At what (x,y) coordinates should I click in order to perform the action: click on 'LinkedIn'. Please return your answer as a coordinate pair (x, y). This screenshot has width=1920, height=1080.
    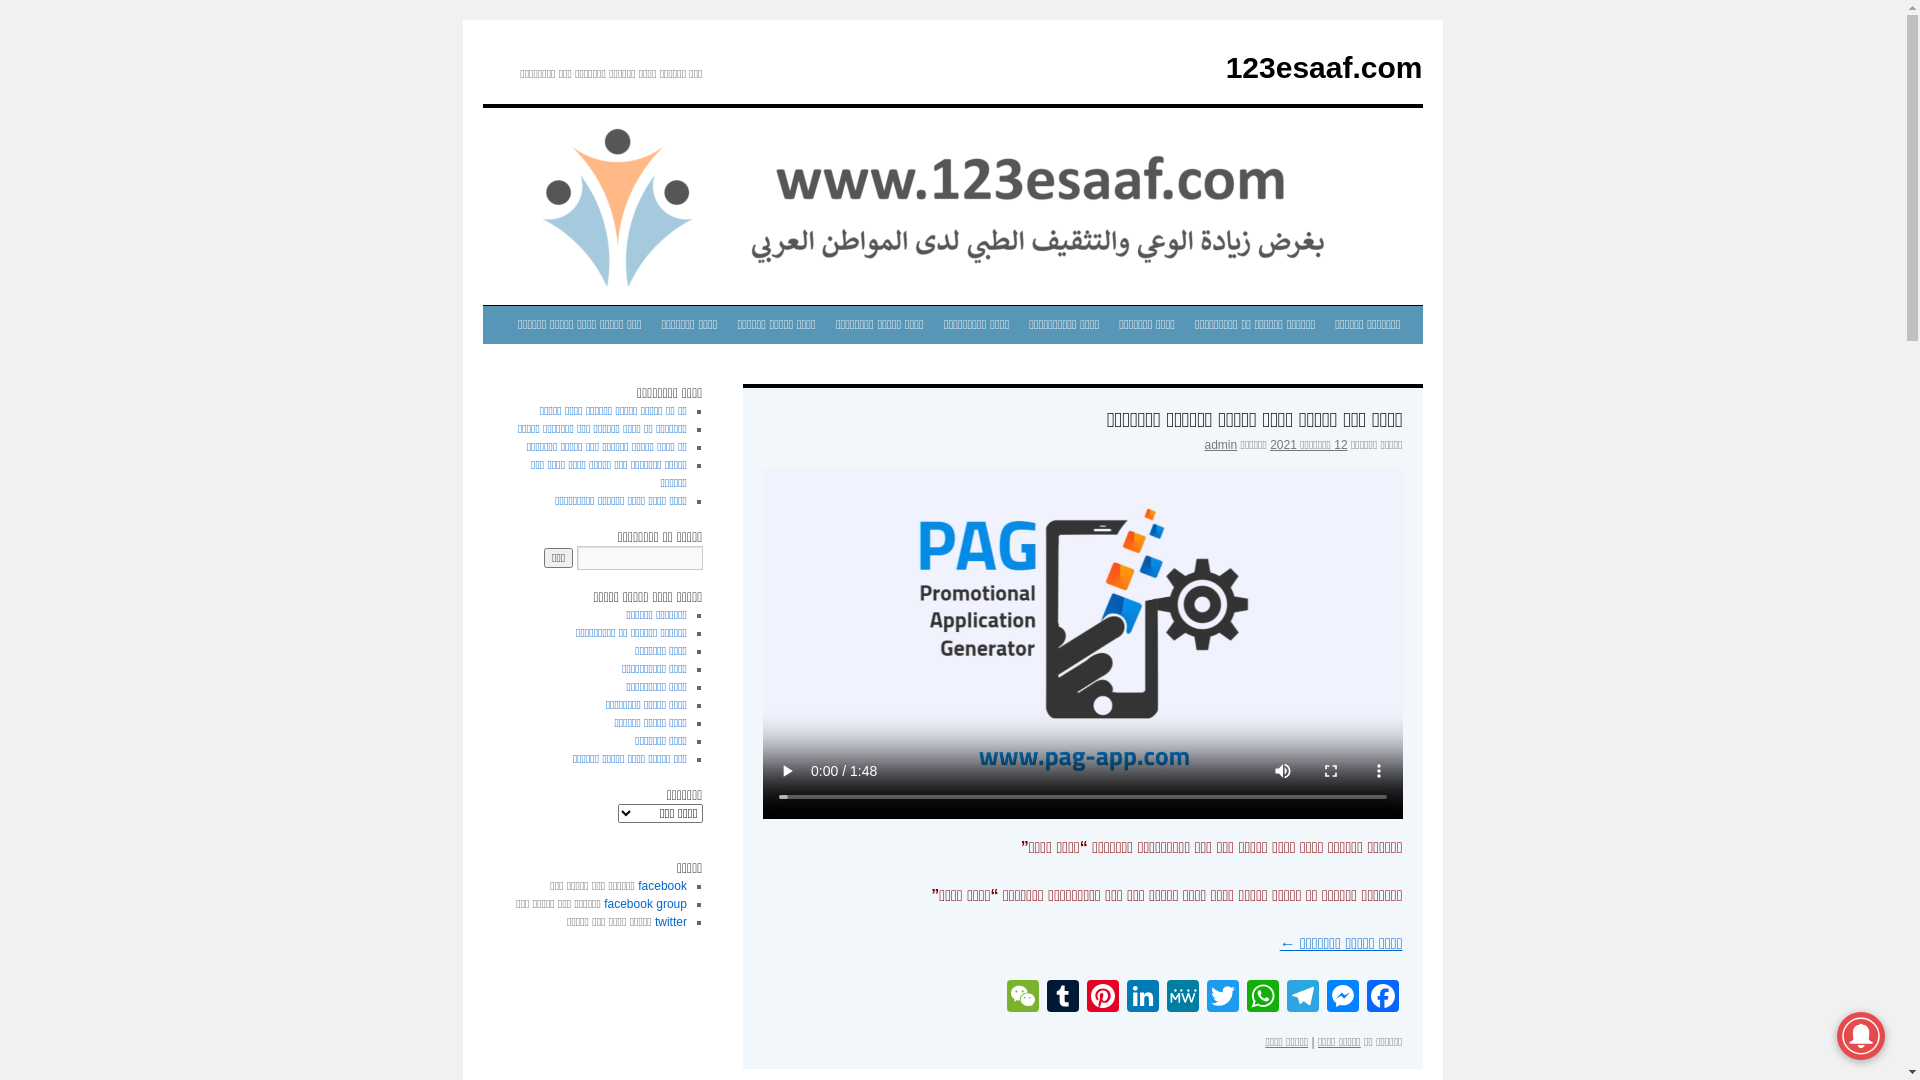
    Looking at the image, I should click on (1142, 998).